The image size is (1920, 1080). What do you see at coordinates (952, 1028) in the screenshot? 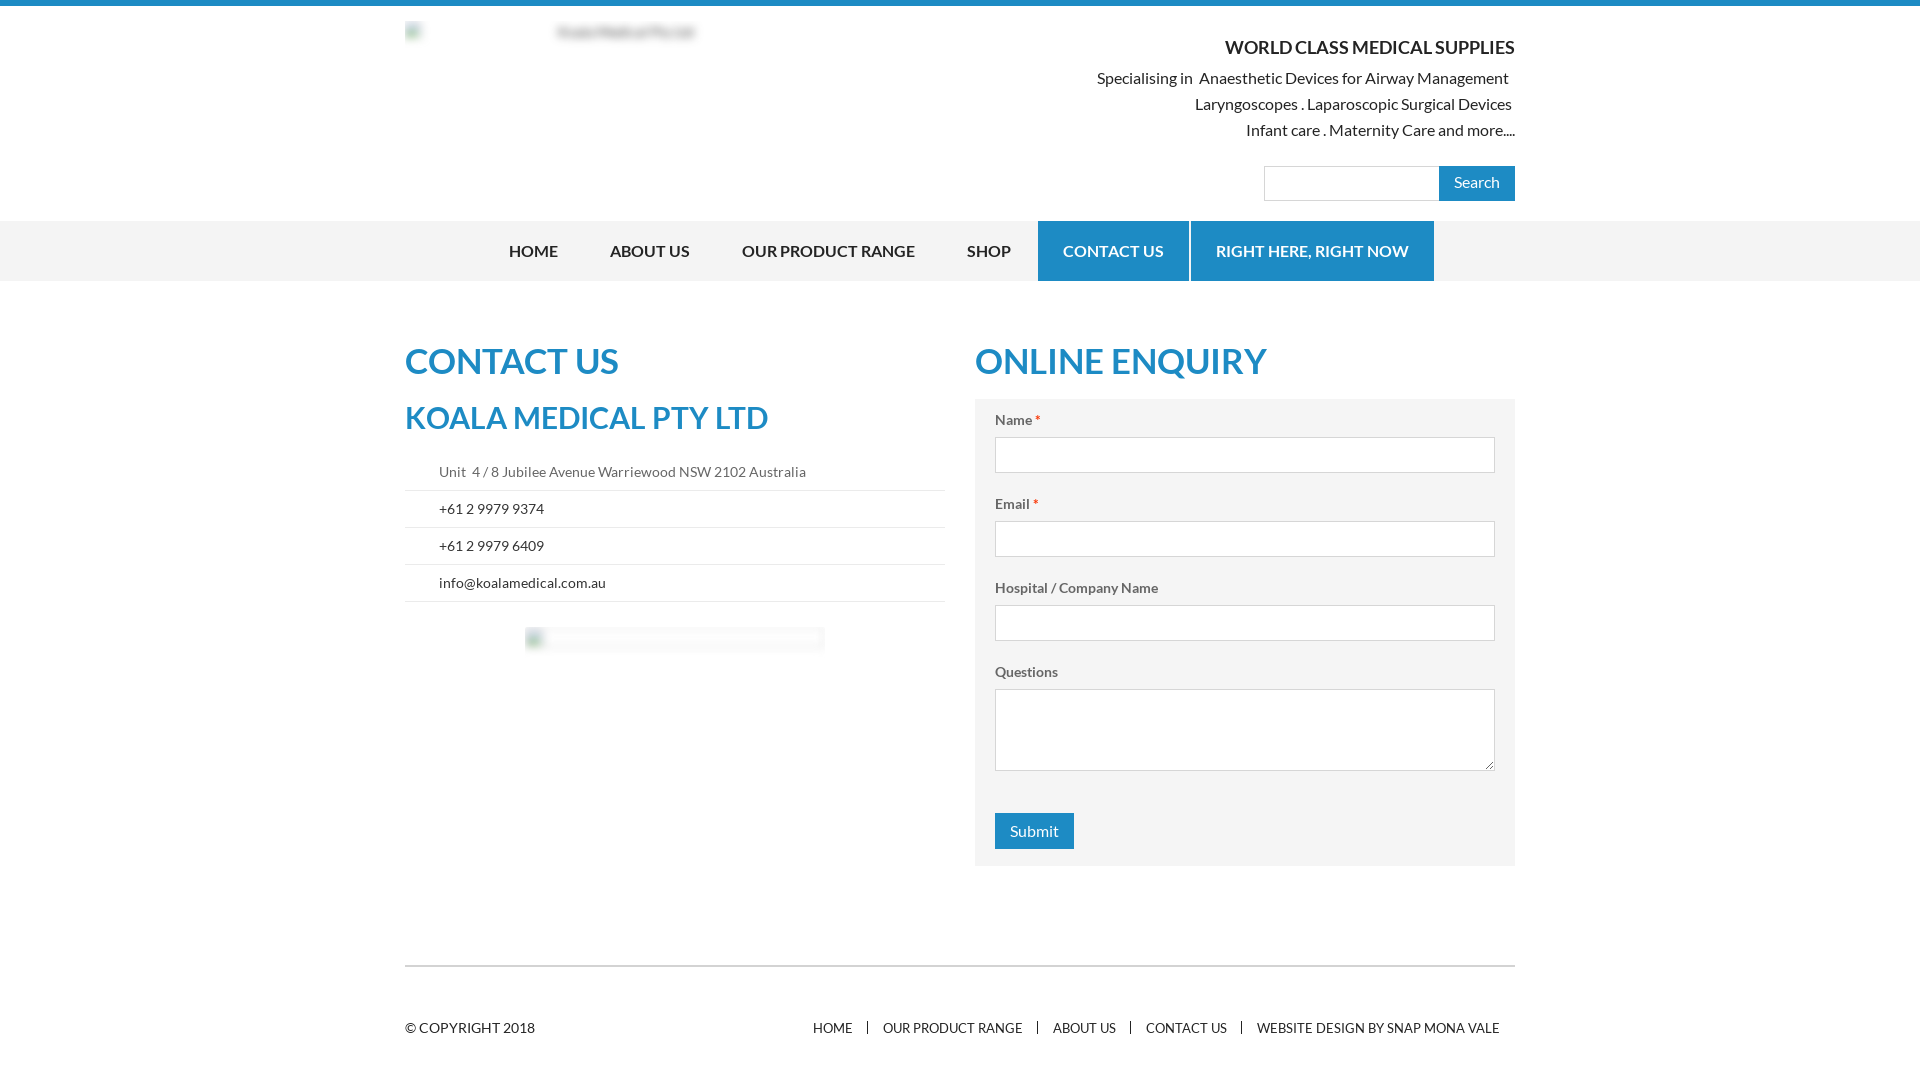
I see `'OUR PRODUCT RANGE'` at bounding box center [952, 1028].